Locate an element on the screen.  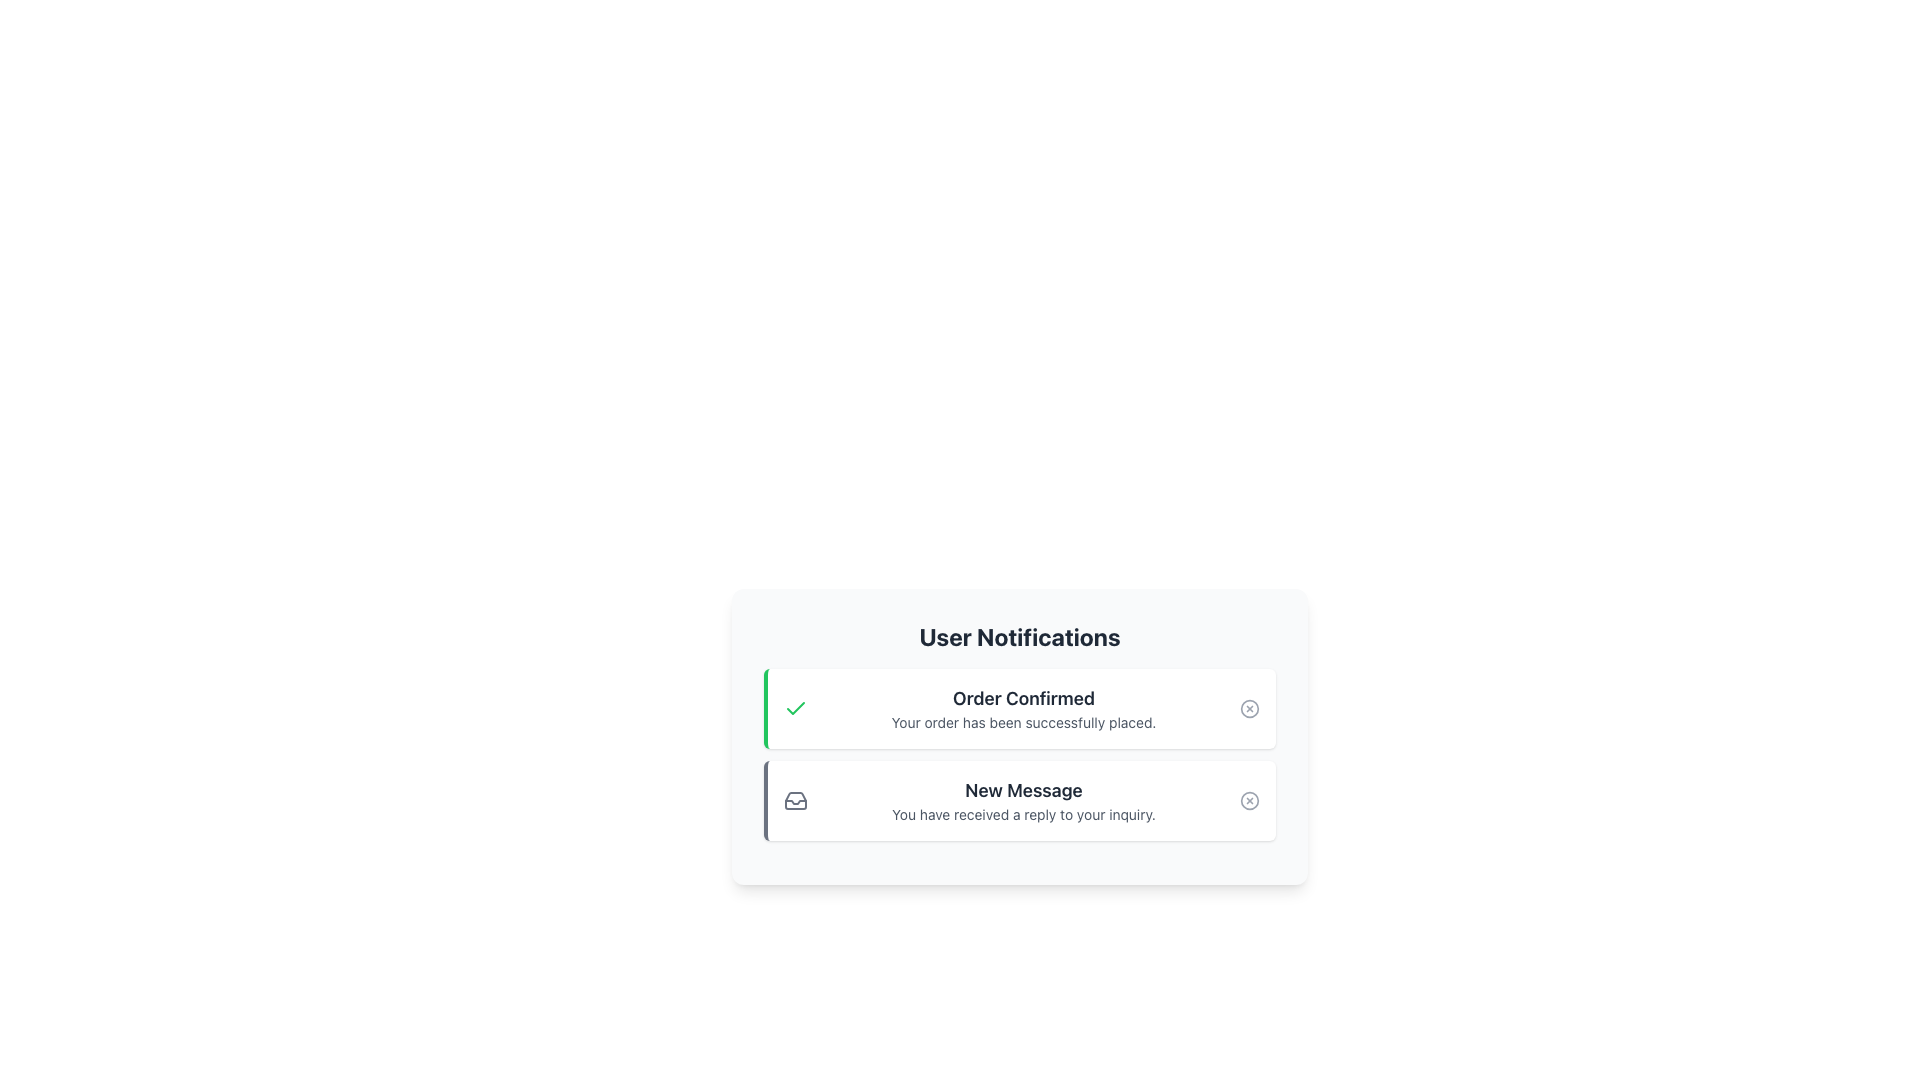
the green check mark icon that confirms the successful placement of an order, located to the left of the 'Order Confirmed' notification text within the 'User Notifications' card is located at coordinates (795, 708).